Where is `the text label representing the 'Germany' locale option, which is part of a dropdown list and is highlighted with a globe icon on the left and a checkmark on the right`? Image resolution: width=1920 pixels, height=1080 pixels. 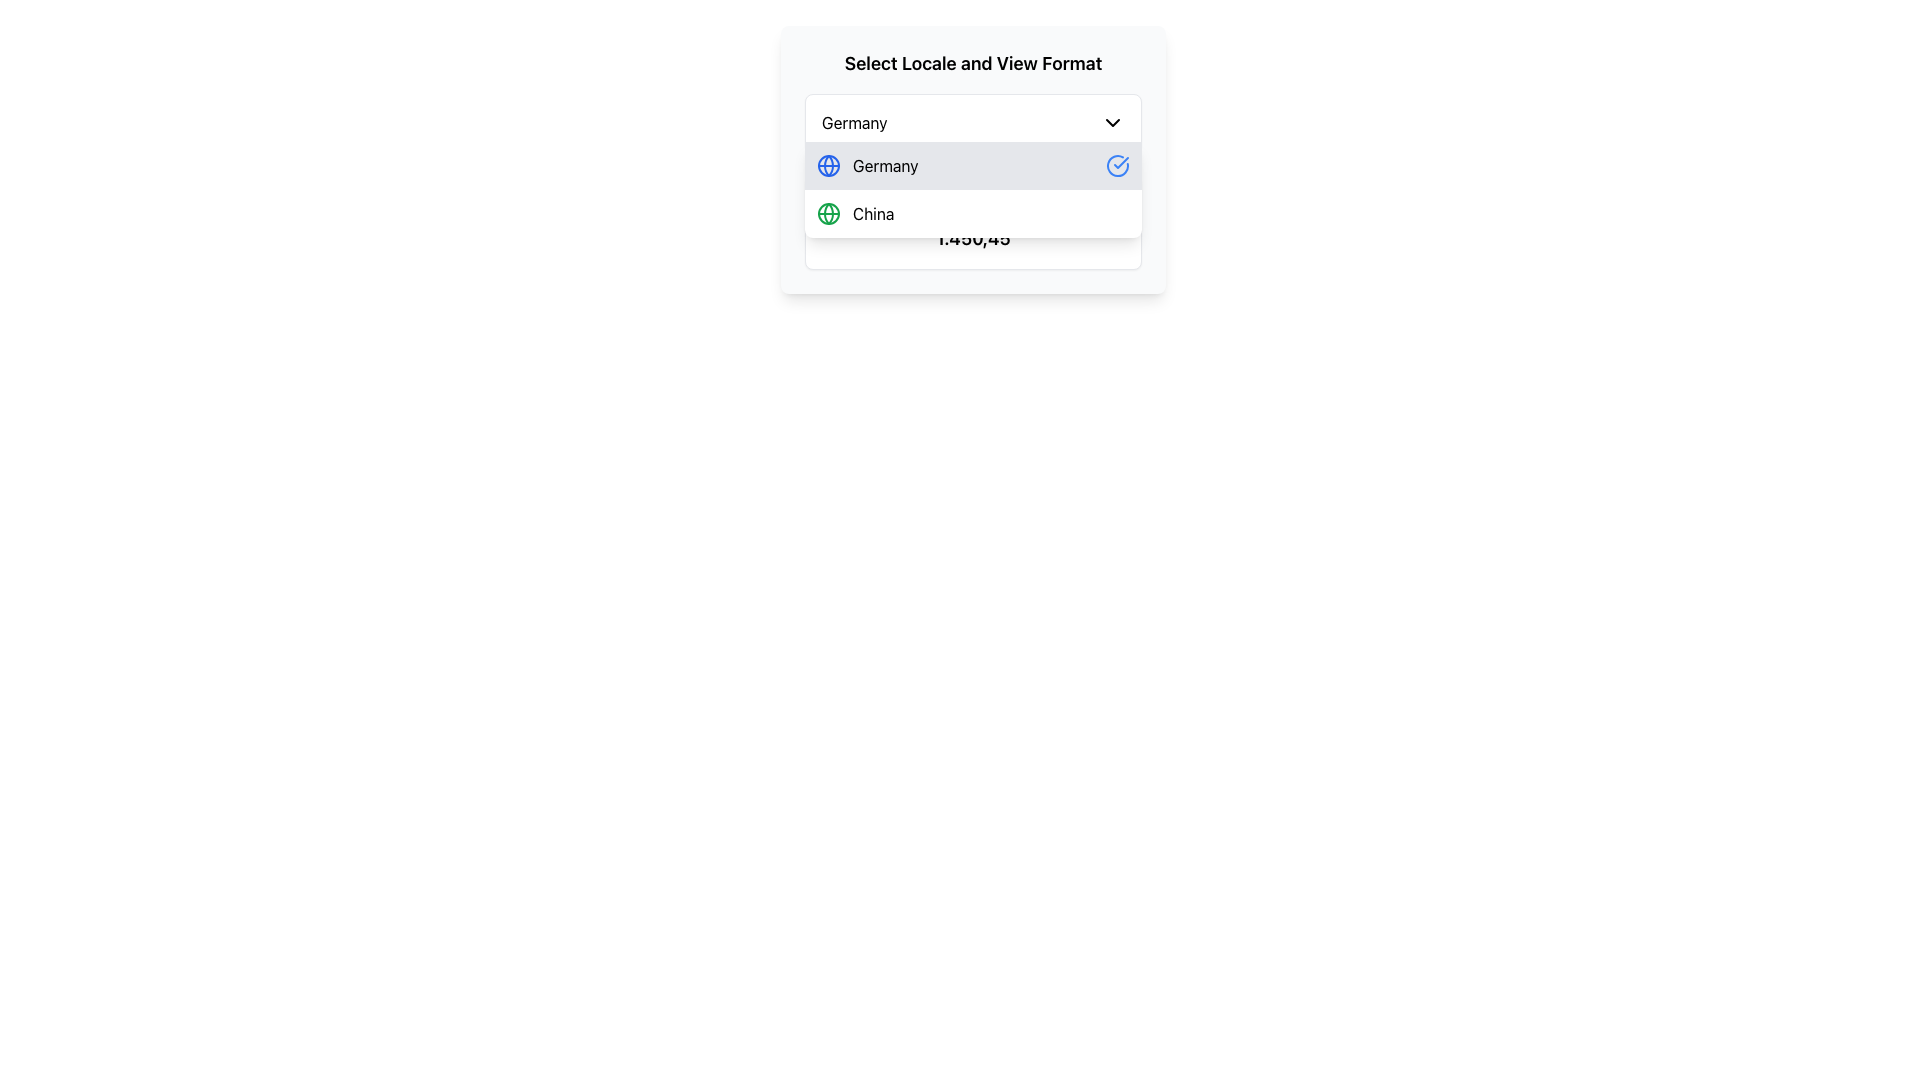
the text label representing the 'Germany' locale option, which is part of a dropdown list and is highlighted with a globe icon on the left and a checkmark on the right is located at coordinates (884, 164).